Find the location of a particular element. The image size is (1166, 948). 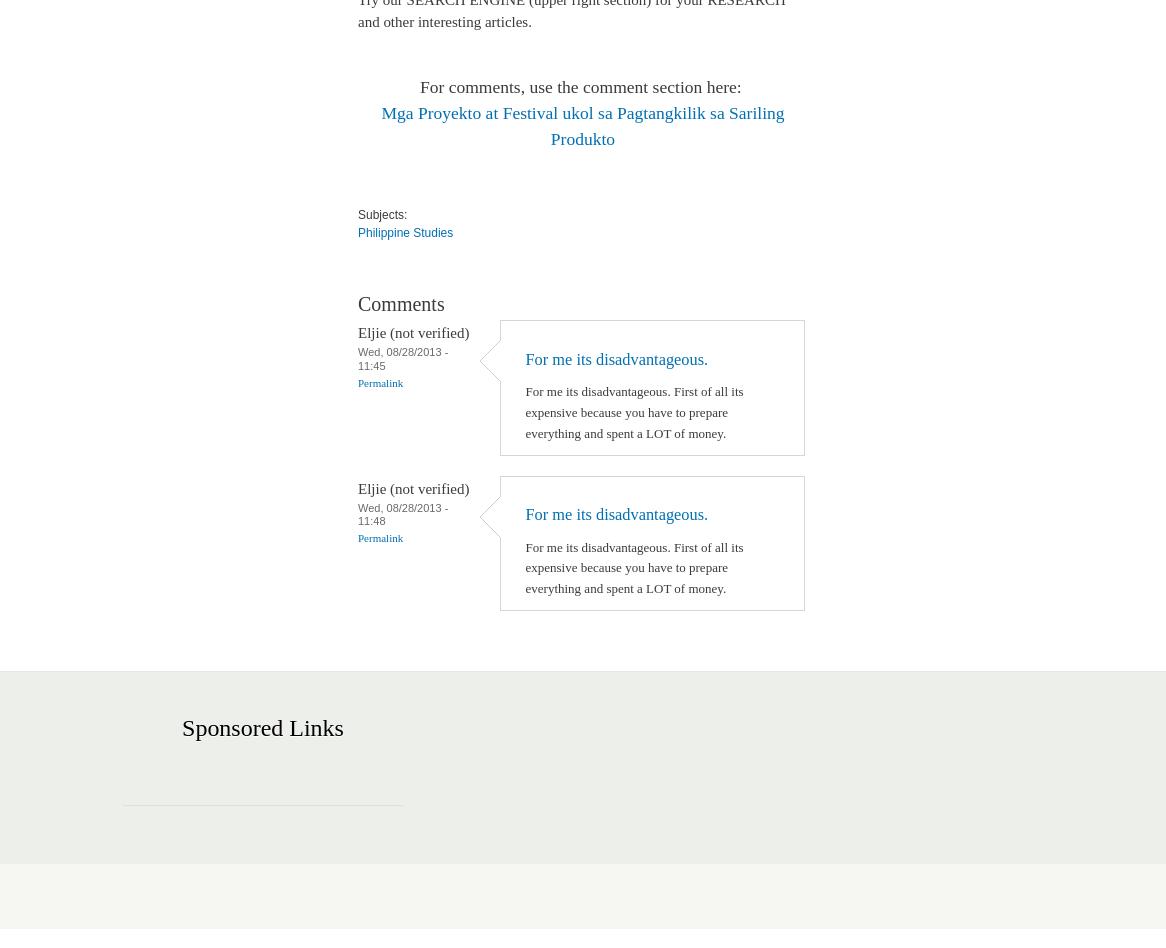

'Sponsored Links' is located at coordinates (181, 727).